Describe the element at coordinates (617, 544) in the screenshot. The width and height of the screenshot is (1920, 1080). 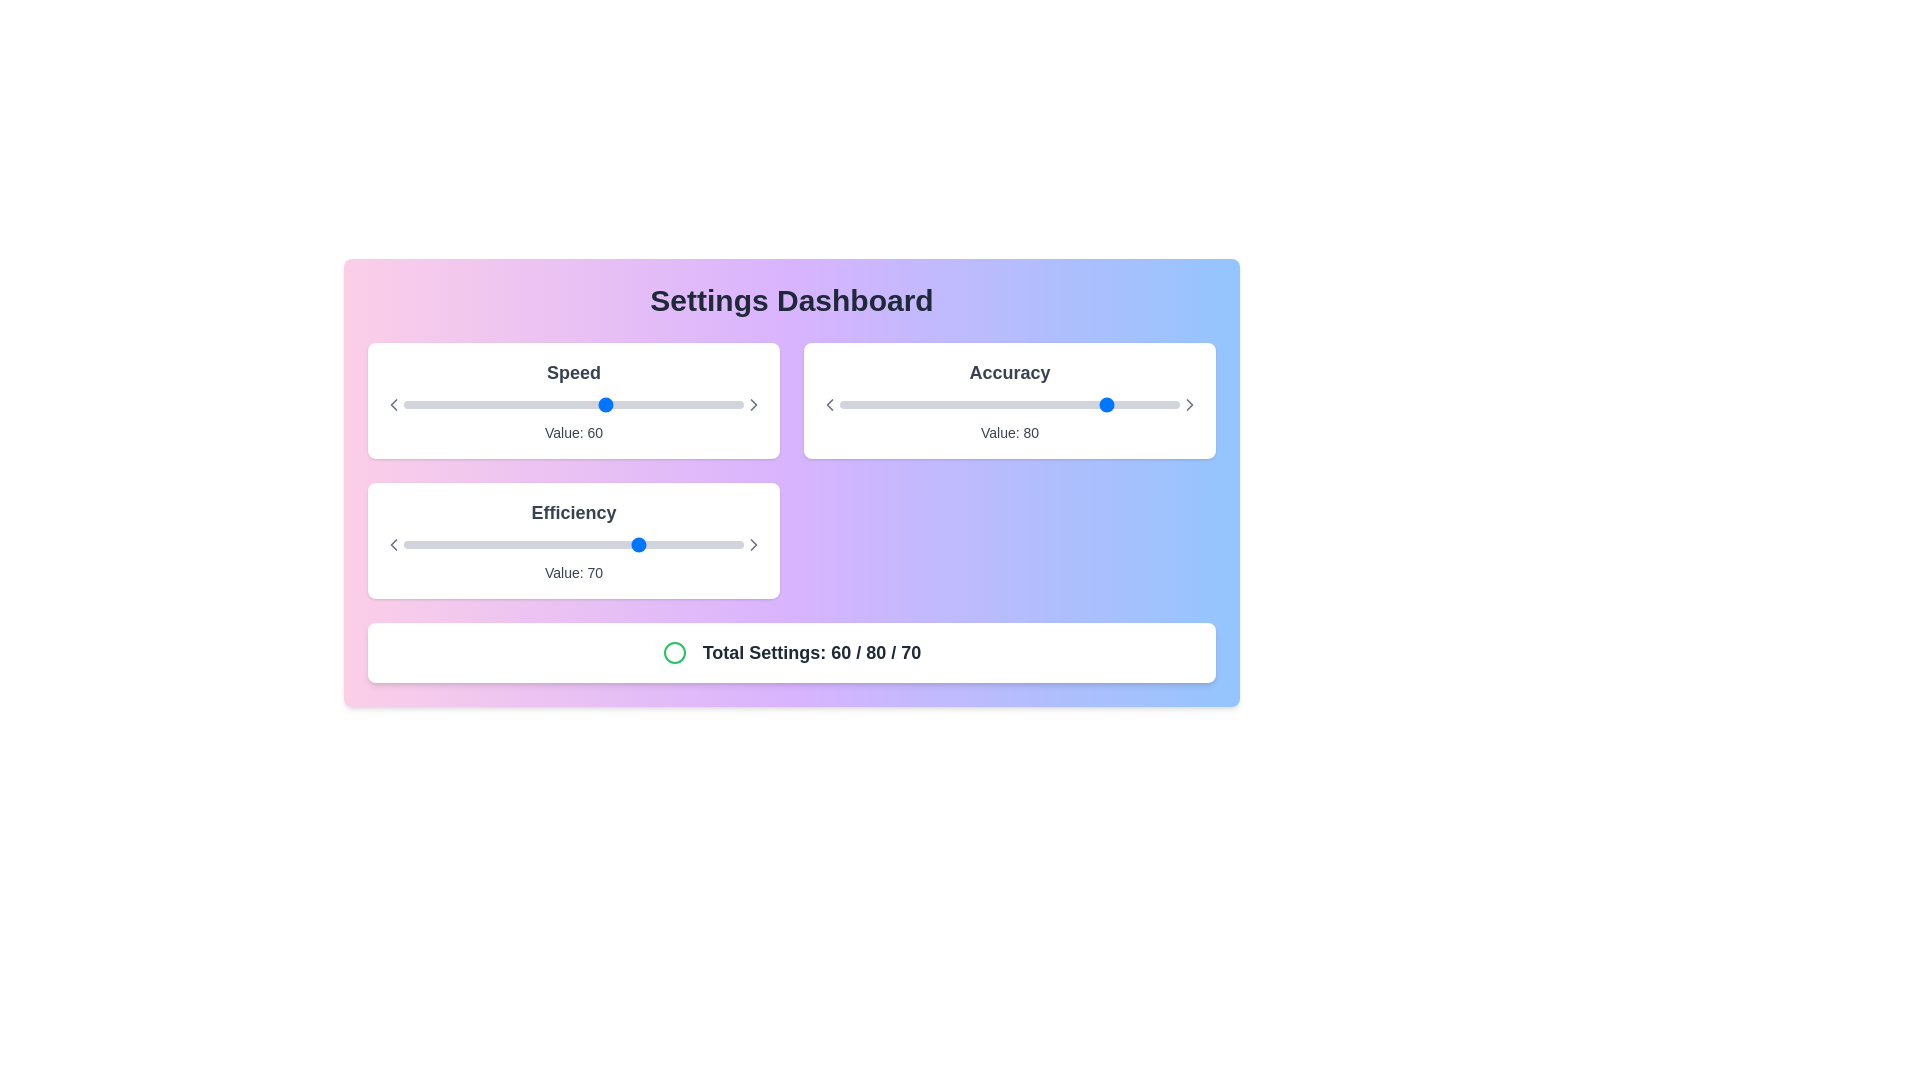
I see `efficiency` at that location.